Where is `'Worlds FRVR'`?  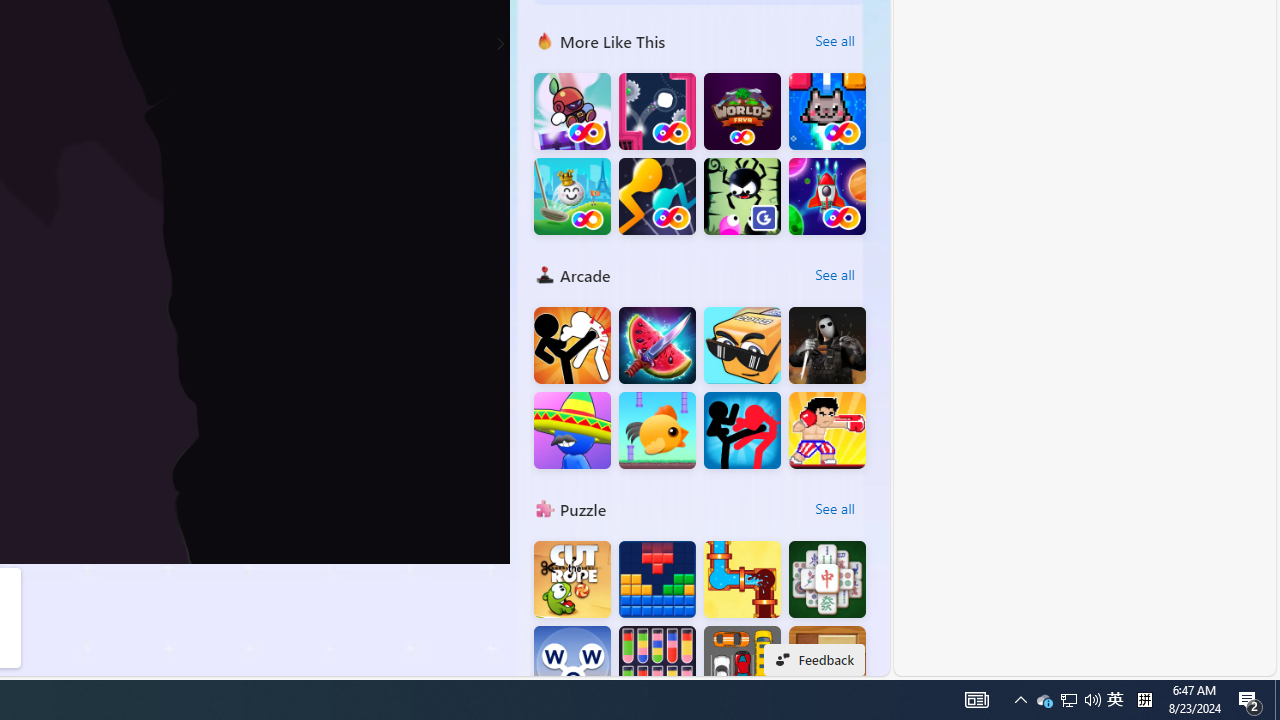 'Worlds FRVR' is located at coordinates (741, 111).